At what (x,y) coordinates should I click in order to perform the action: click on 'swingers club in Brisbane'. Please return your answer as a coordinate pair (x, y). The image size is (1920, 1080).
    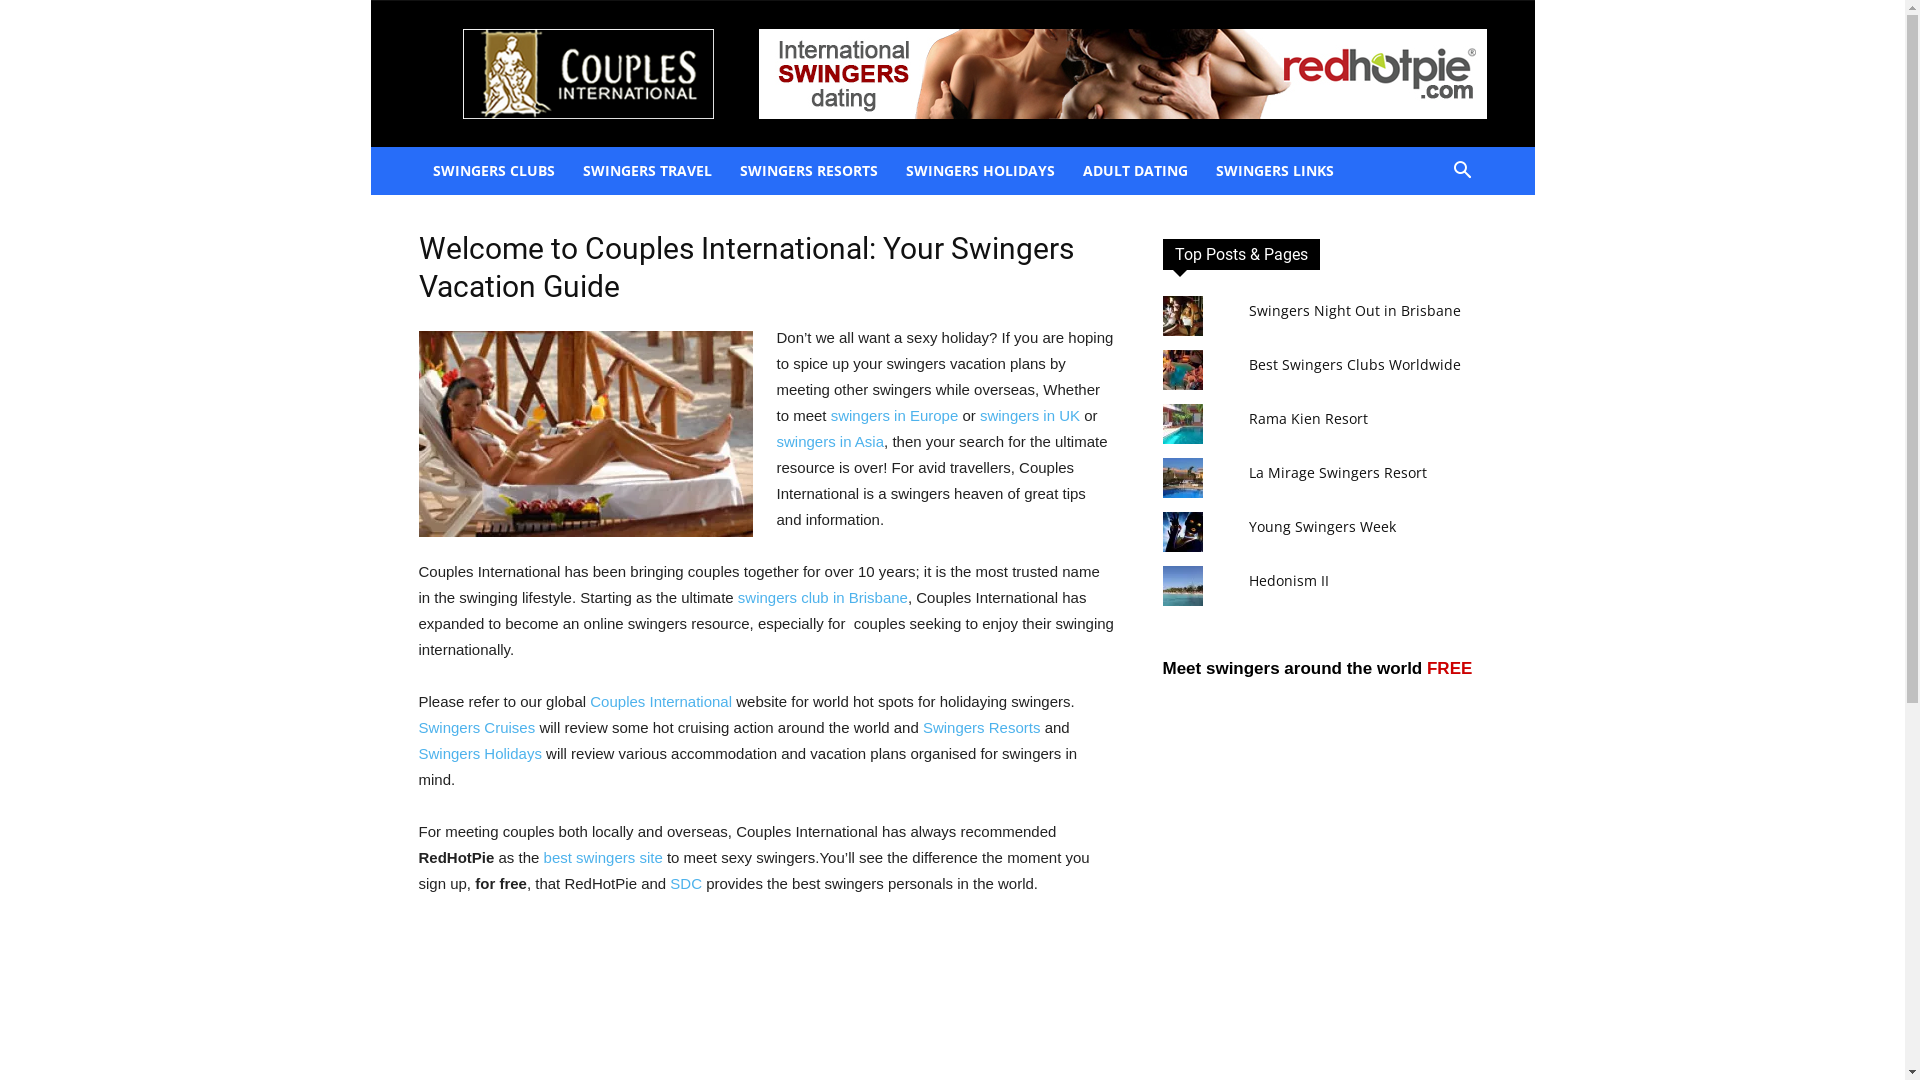
    Looking at the image, I should click on (822, 596).